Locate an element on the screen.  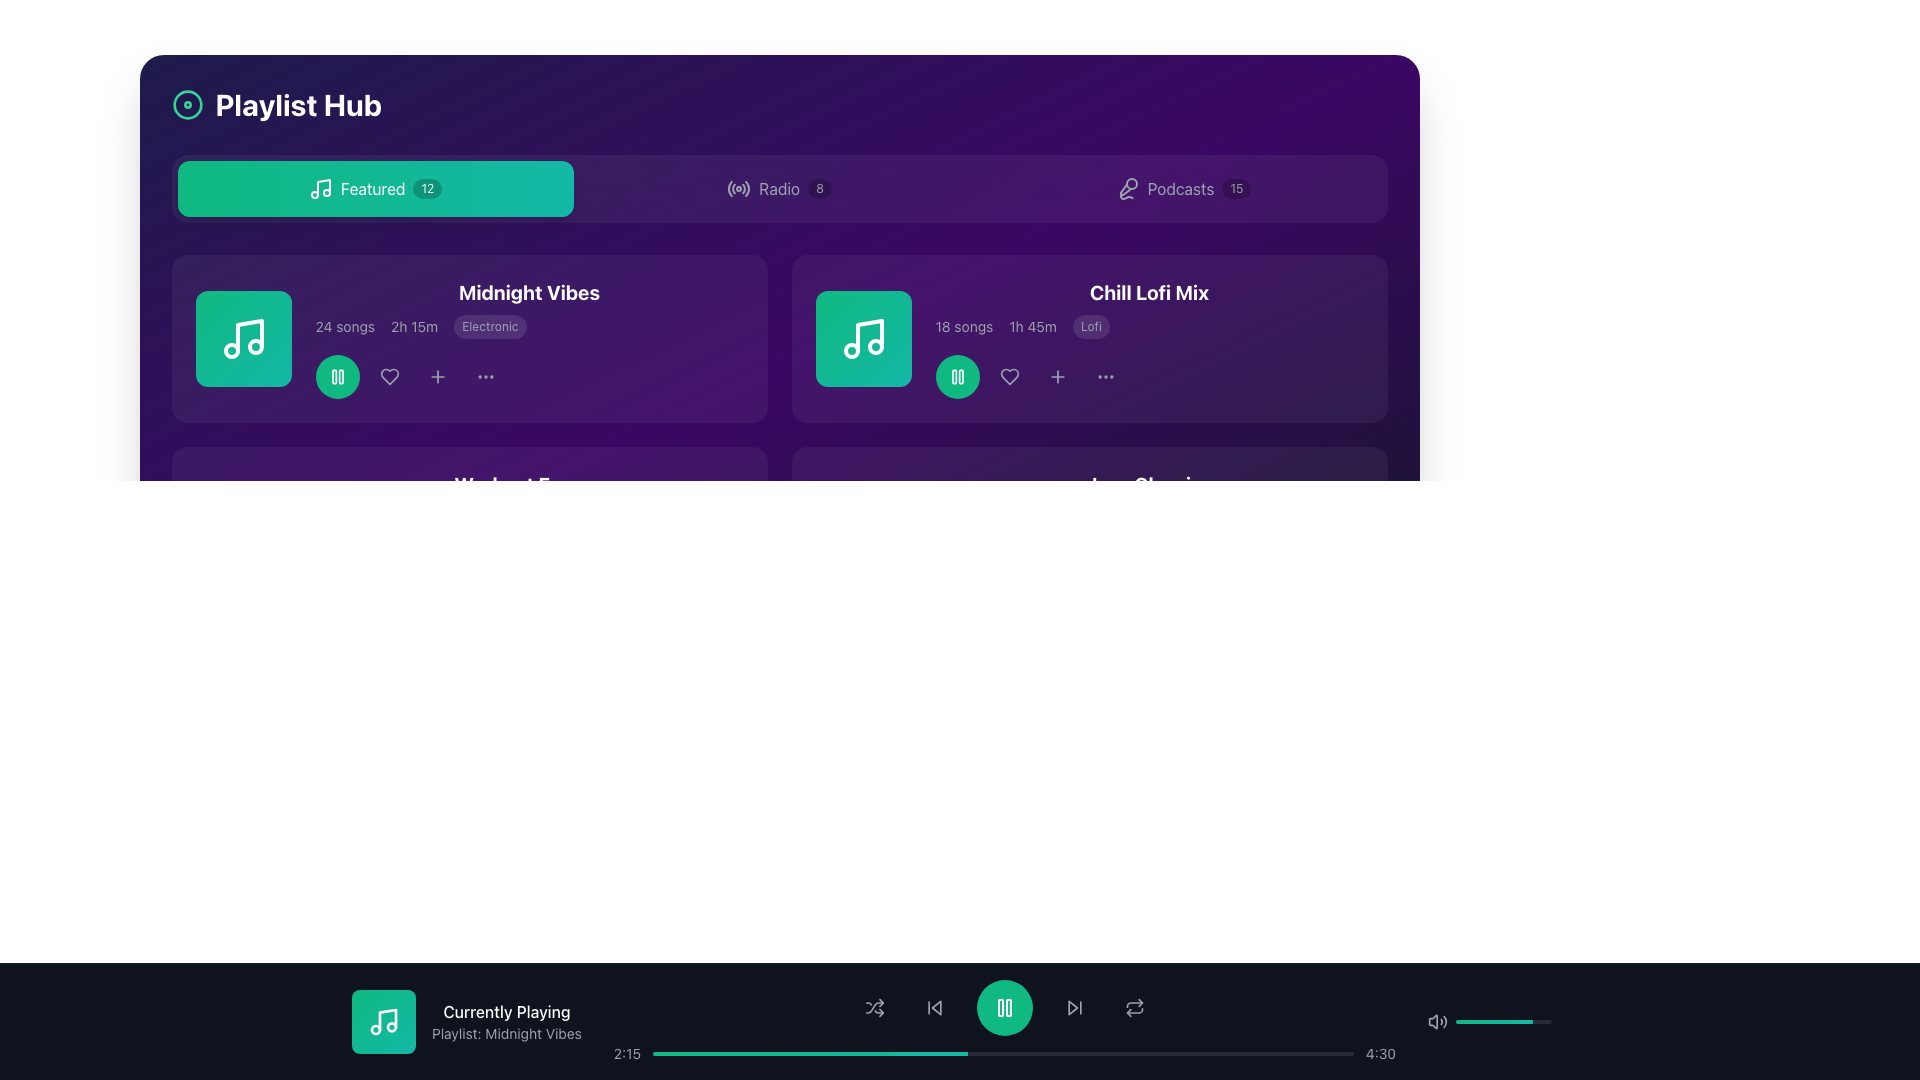
the badge indicating the number of items or notifications related to the 'Radio' section, located to the right of the 'Radio' label in the top navigation area is located at coordinates (820, 189).